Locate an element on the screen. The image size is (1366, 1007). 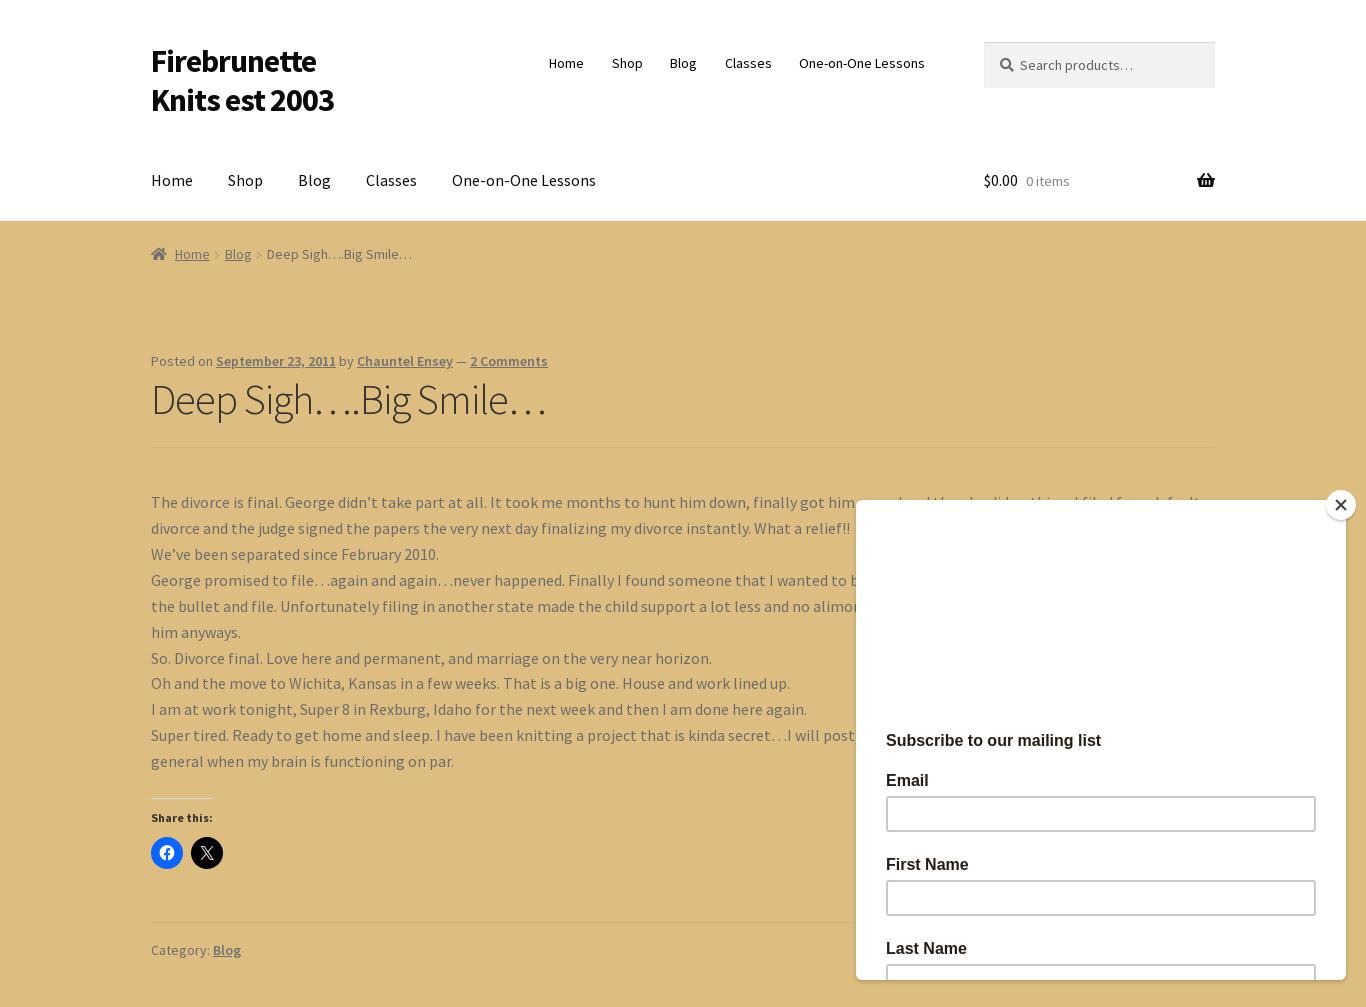
'Share this:' is located at coordinates (149, 815).